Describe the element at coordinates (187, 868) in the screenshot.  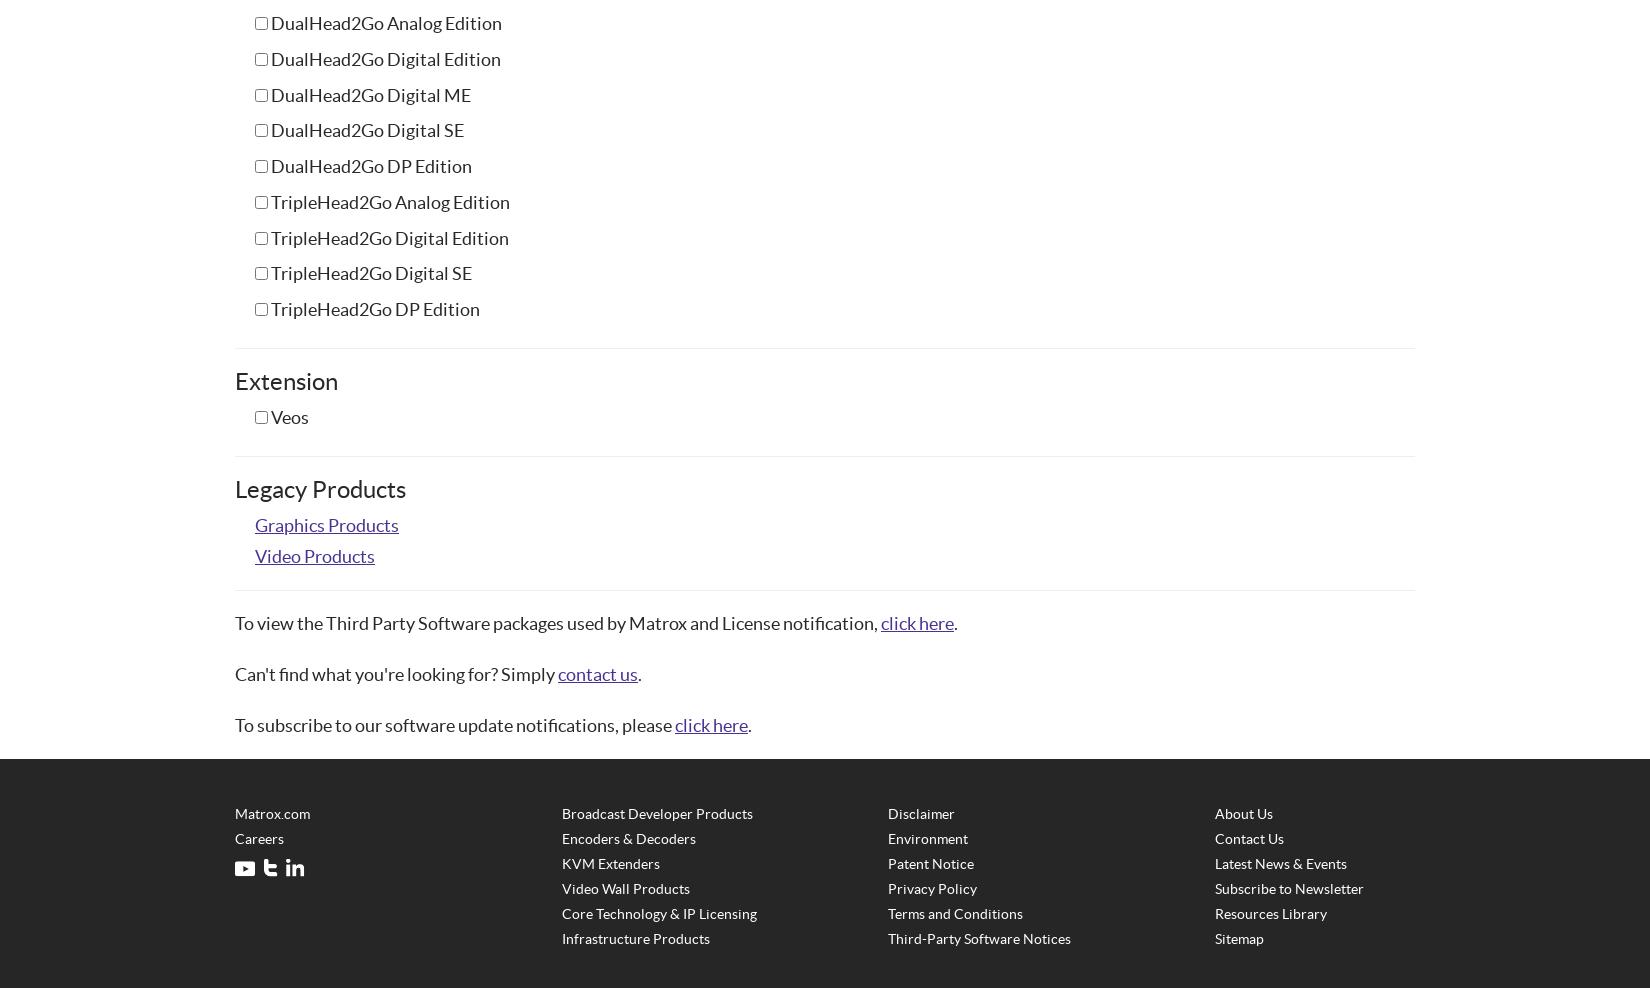
I see `'Twitter'` at that location.